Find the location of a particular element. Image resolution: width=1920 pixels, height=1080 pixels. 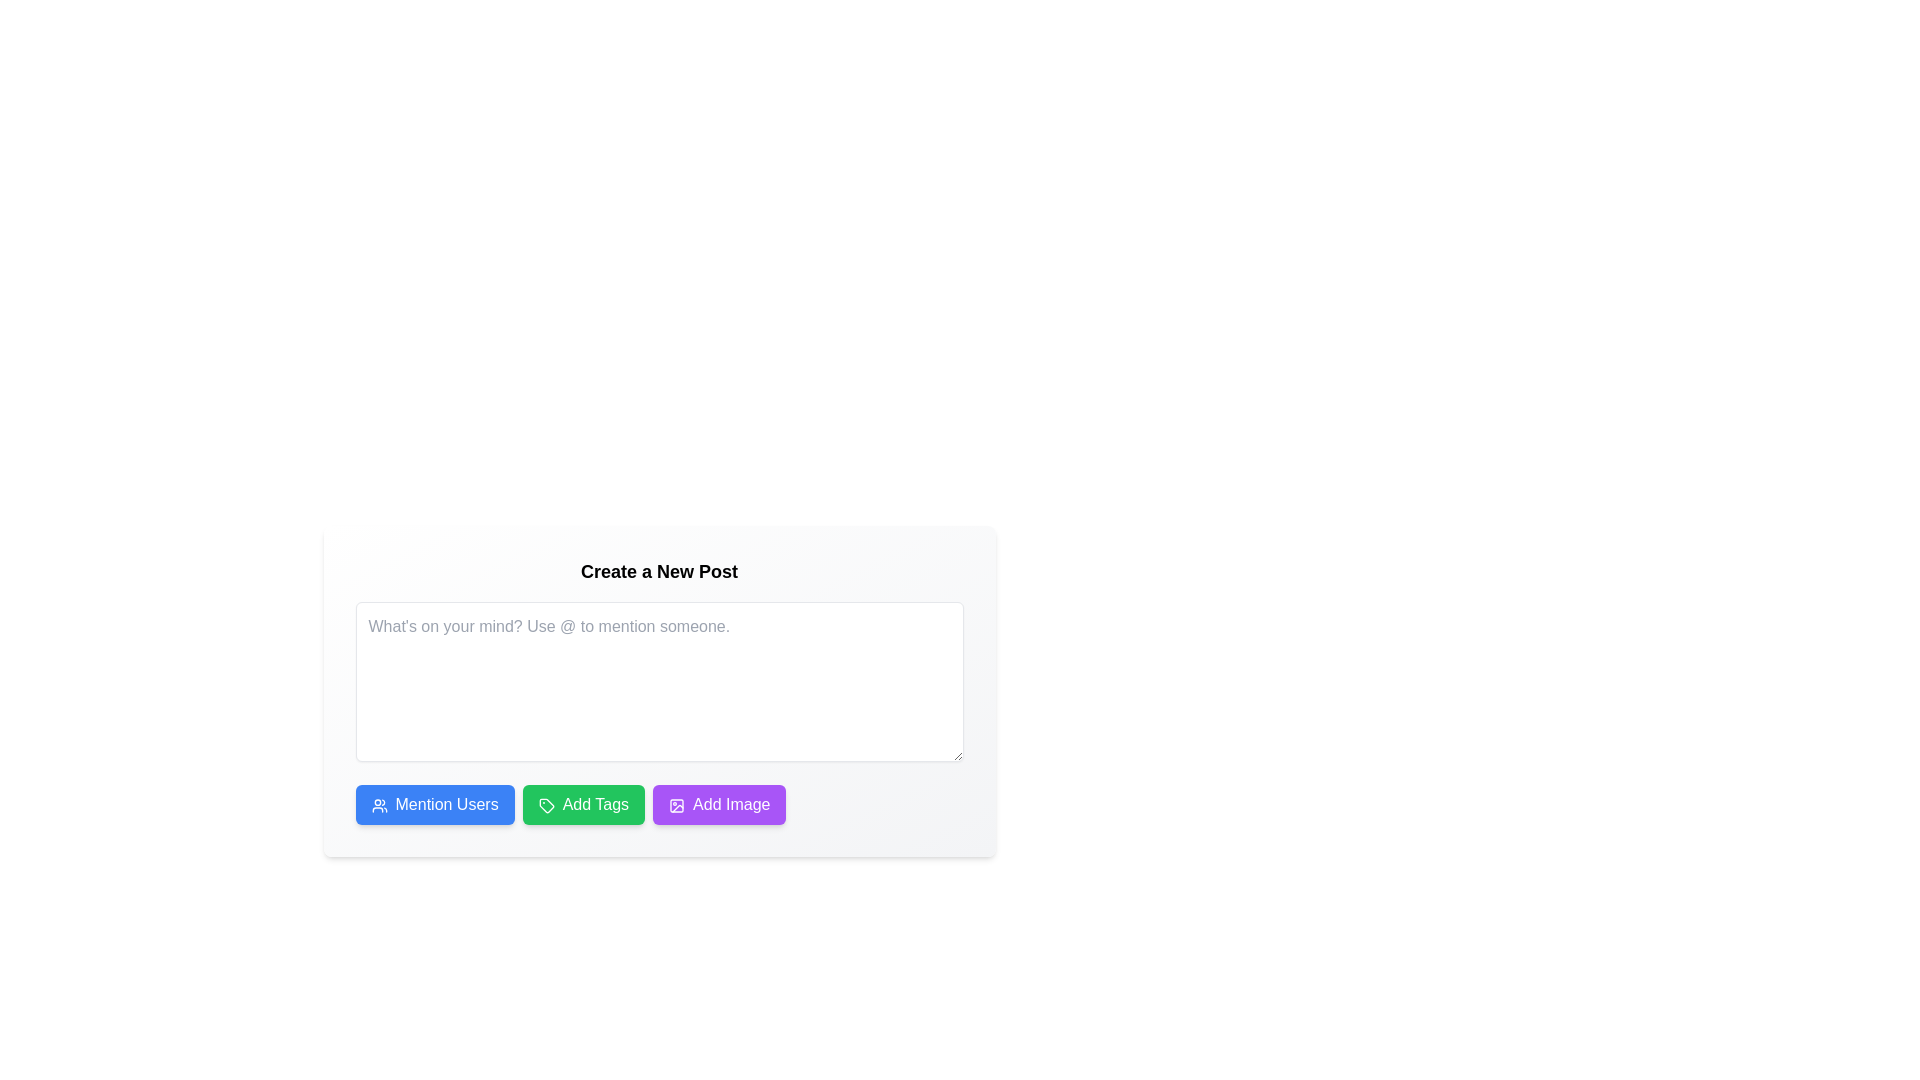

the 'Add Tags' button, which is styled with a green background and white rounded text is located at coordinates (582, 804).